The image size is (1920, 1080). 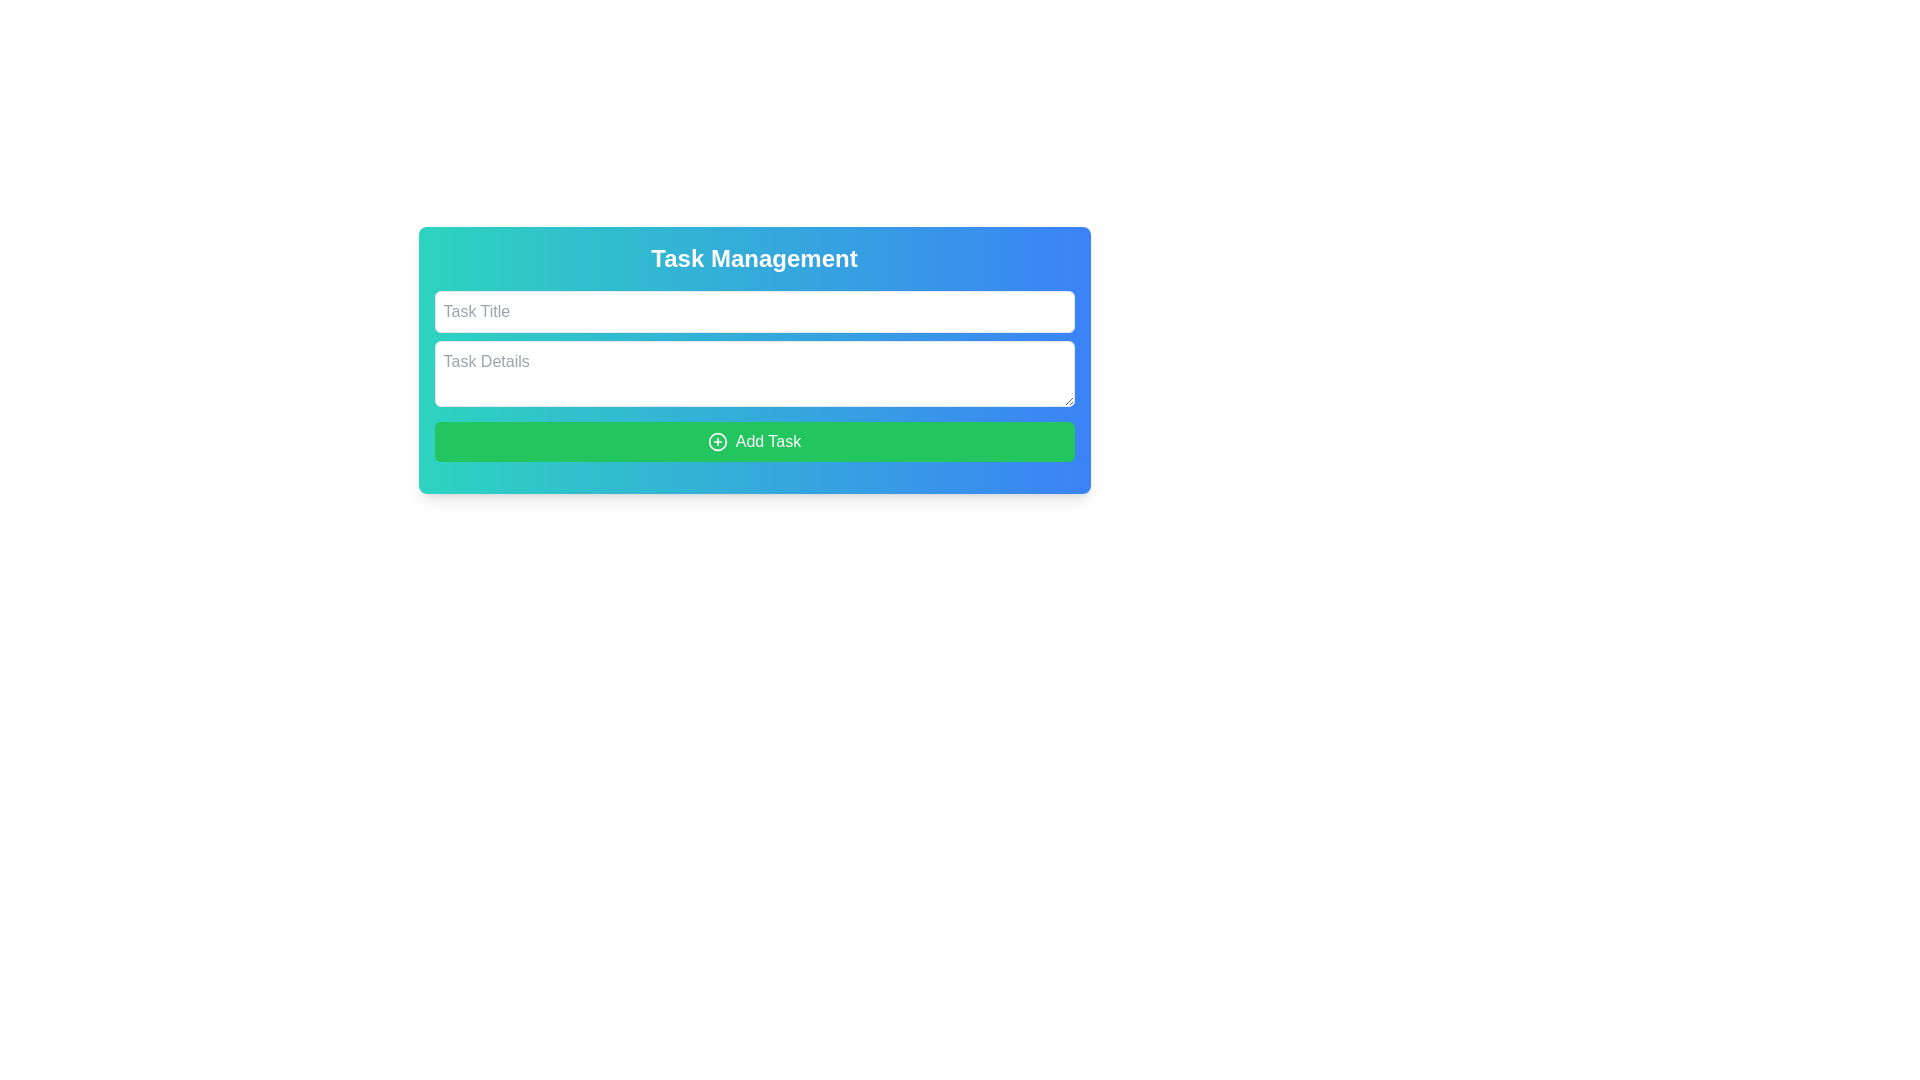 I want to click on the circular outline of the 'plus in a circle' icon, which is located to the left of the 'Add Task' button's label within the green button at the bottom of the form, so click(x=717, y=441).